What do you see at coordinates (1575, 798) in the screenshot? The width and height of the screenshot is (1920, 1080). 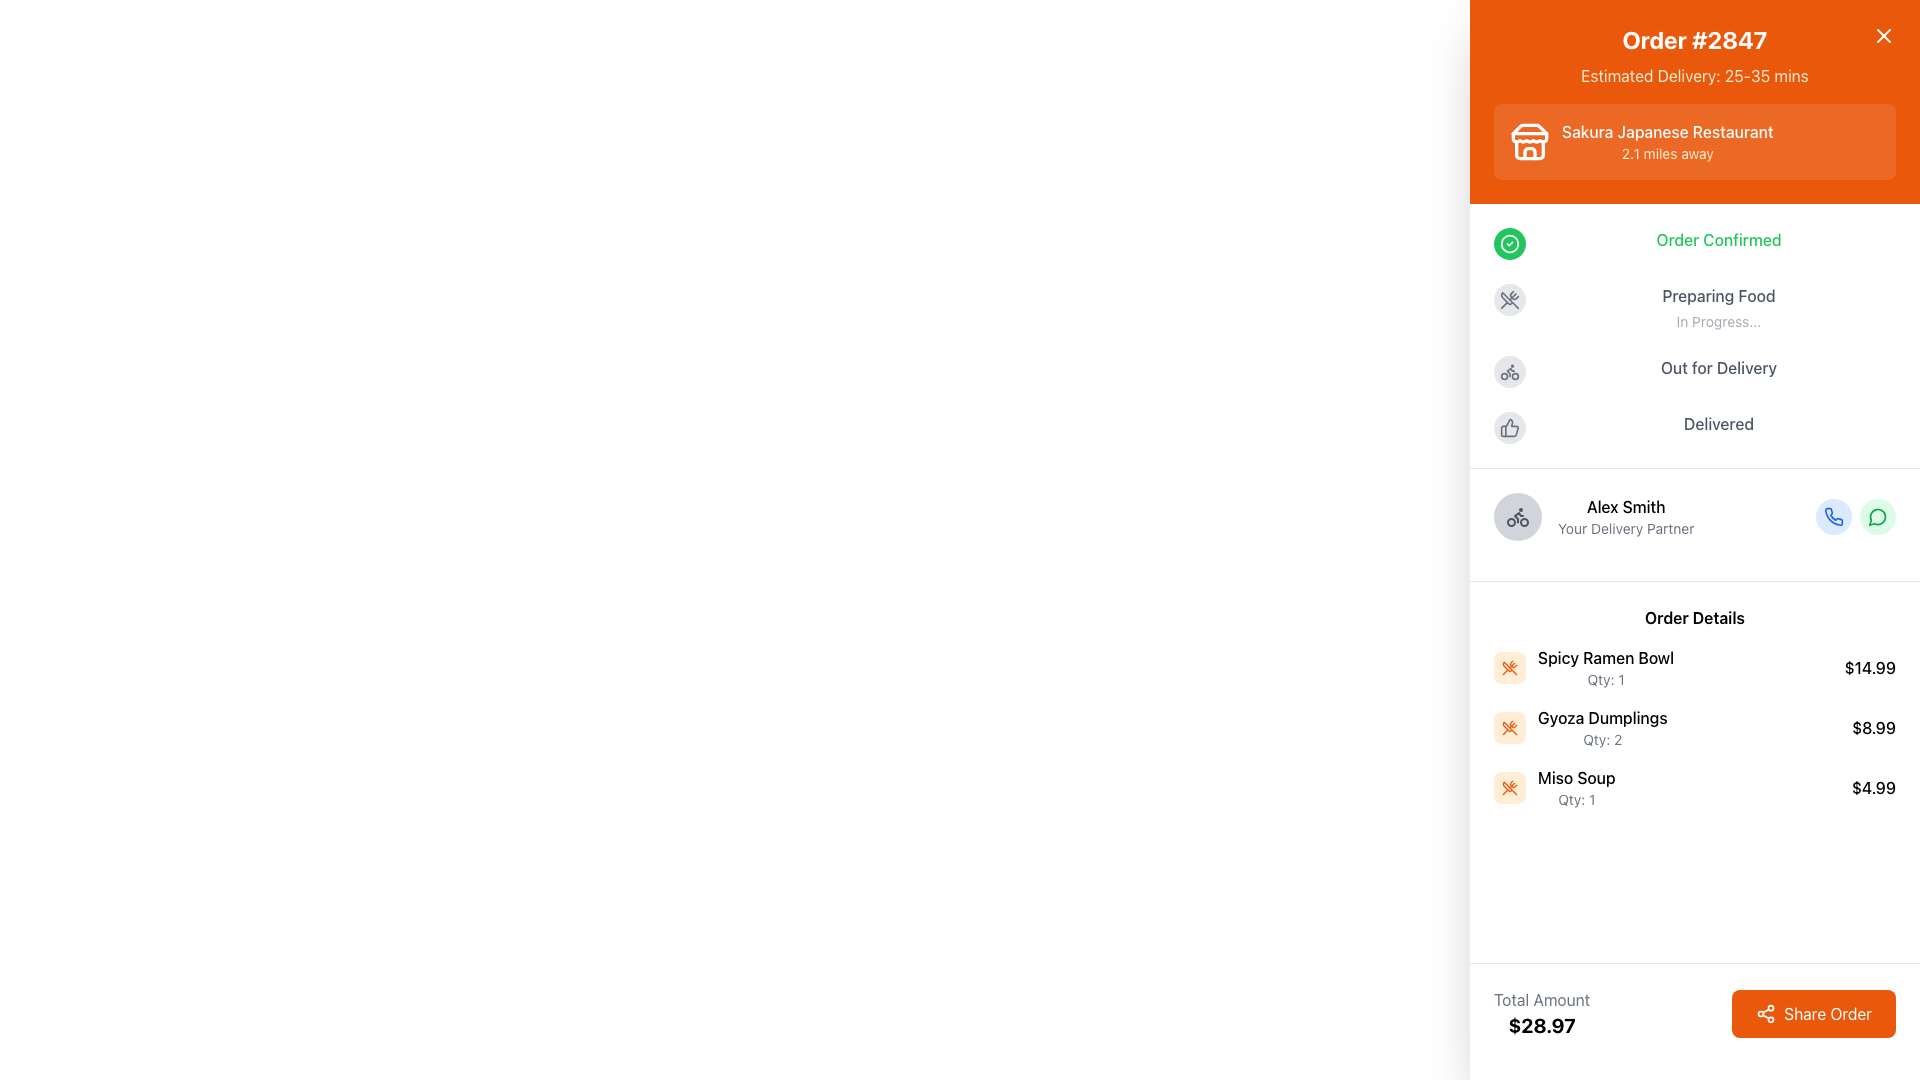 I see `the static text label that indicates the quantity of the 'Miso Soup' item in the 'Order Details' list, located at the bottom-right corner of the item's section` at bounding box center [1575, 798].